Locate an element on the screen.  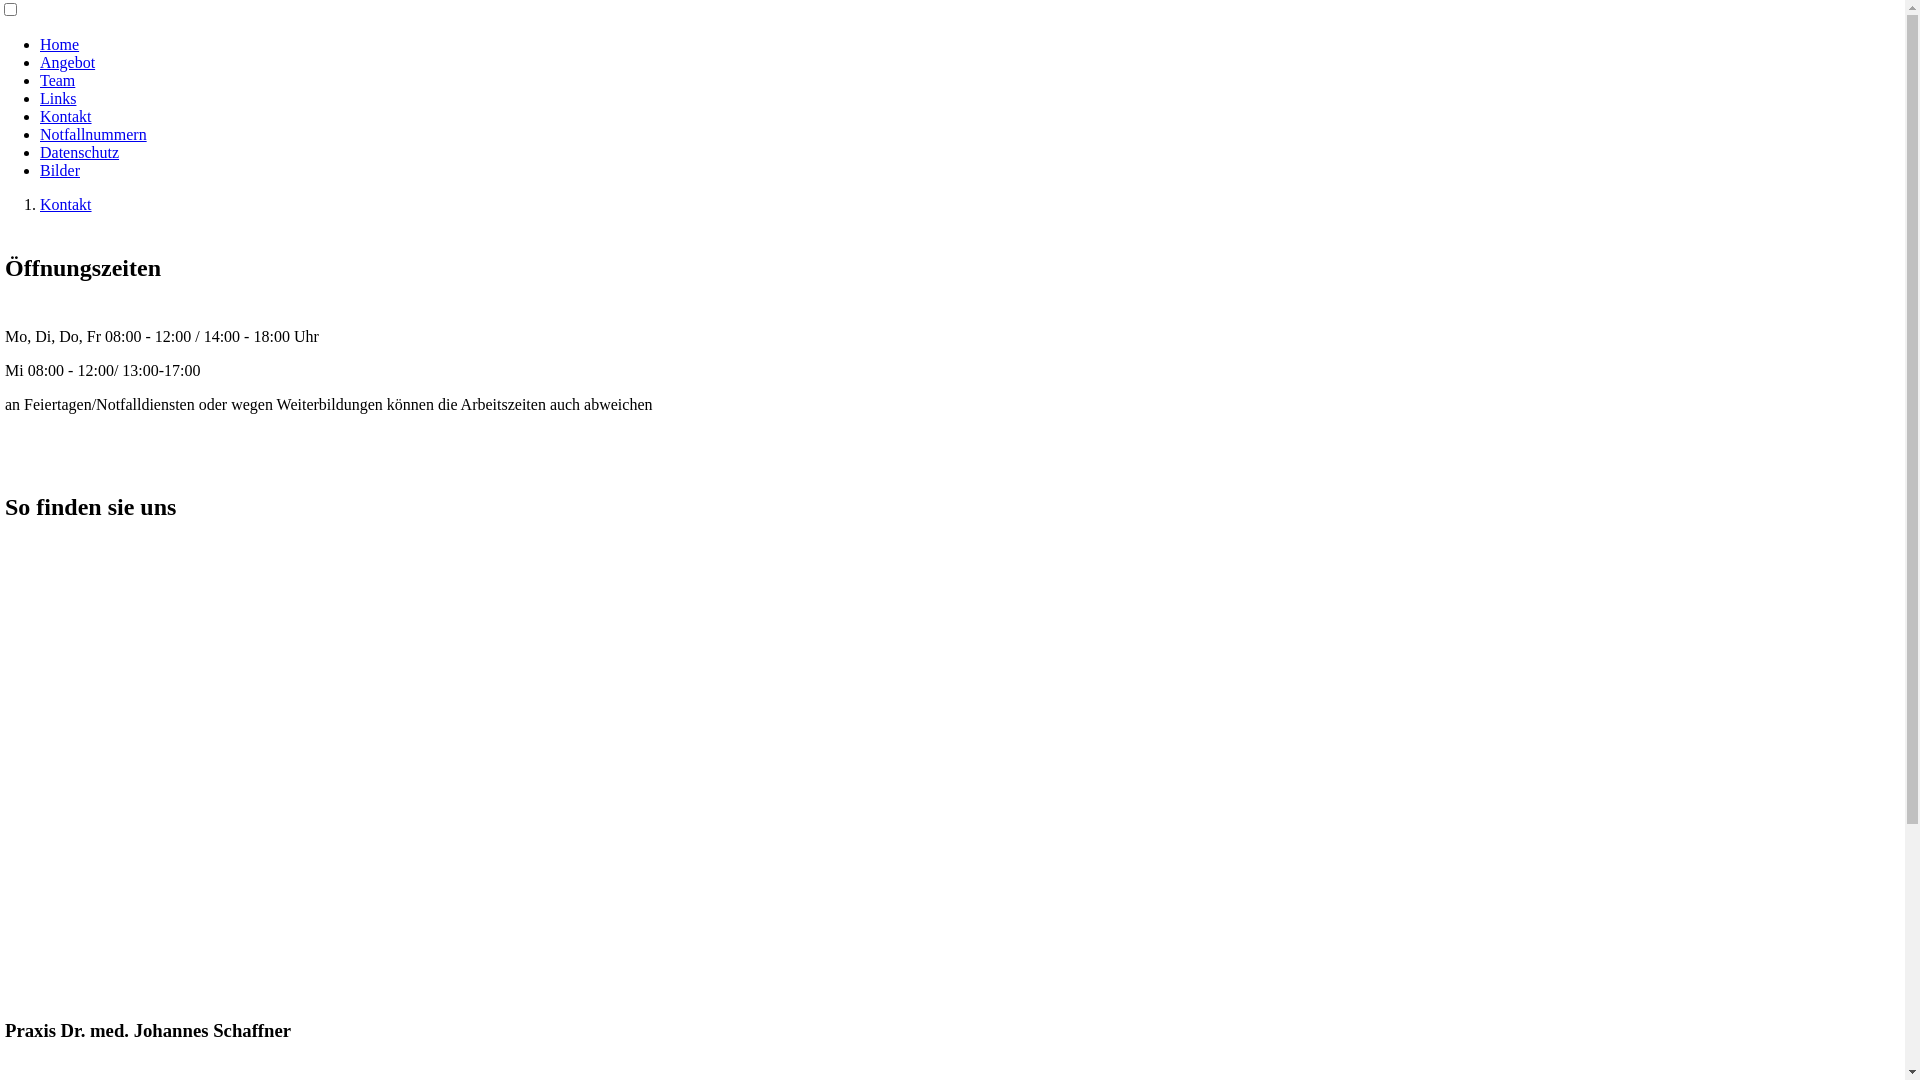
'Angebot' is located at coordinates (67, 61).